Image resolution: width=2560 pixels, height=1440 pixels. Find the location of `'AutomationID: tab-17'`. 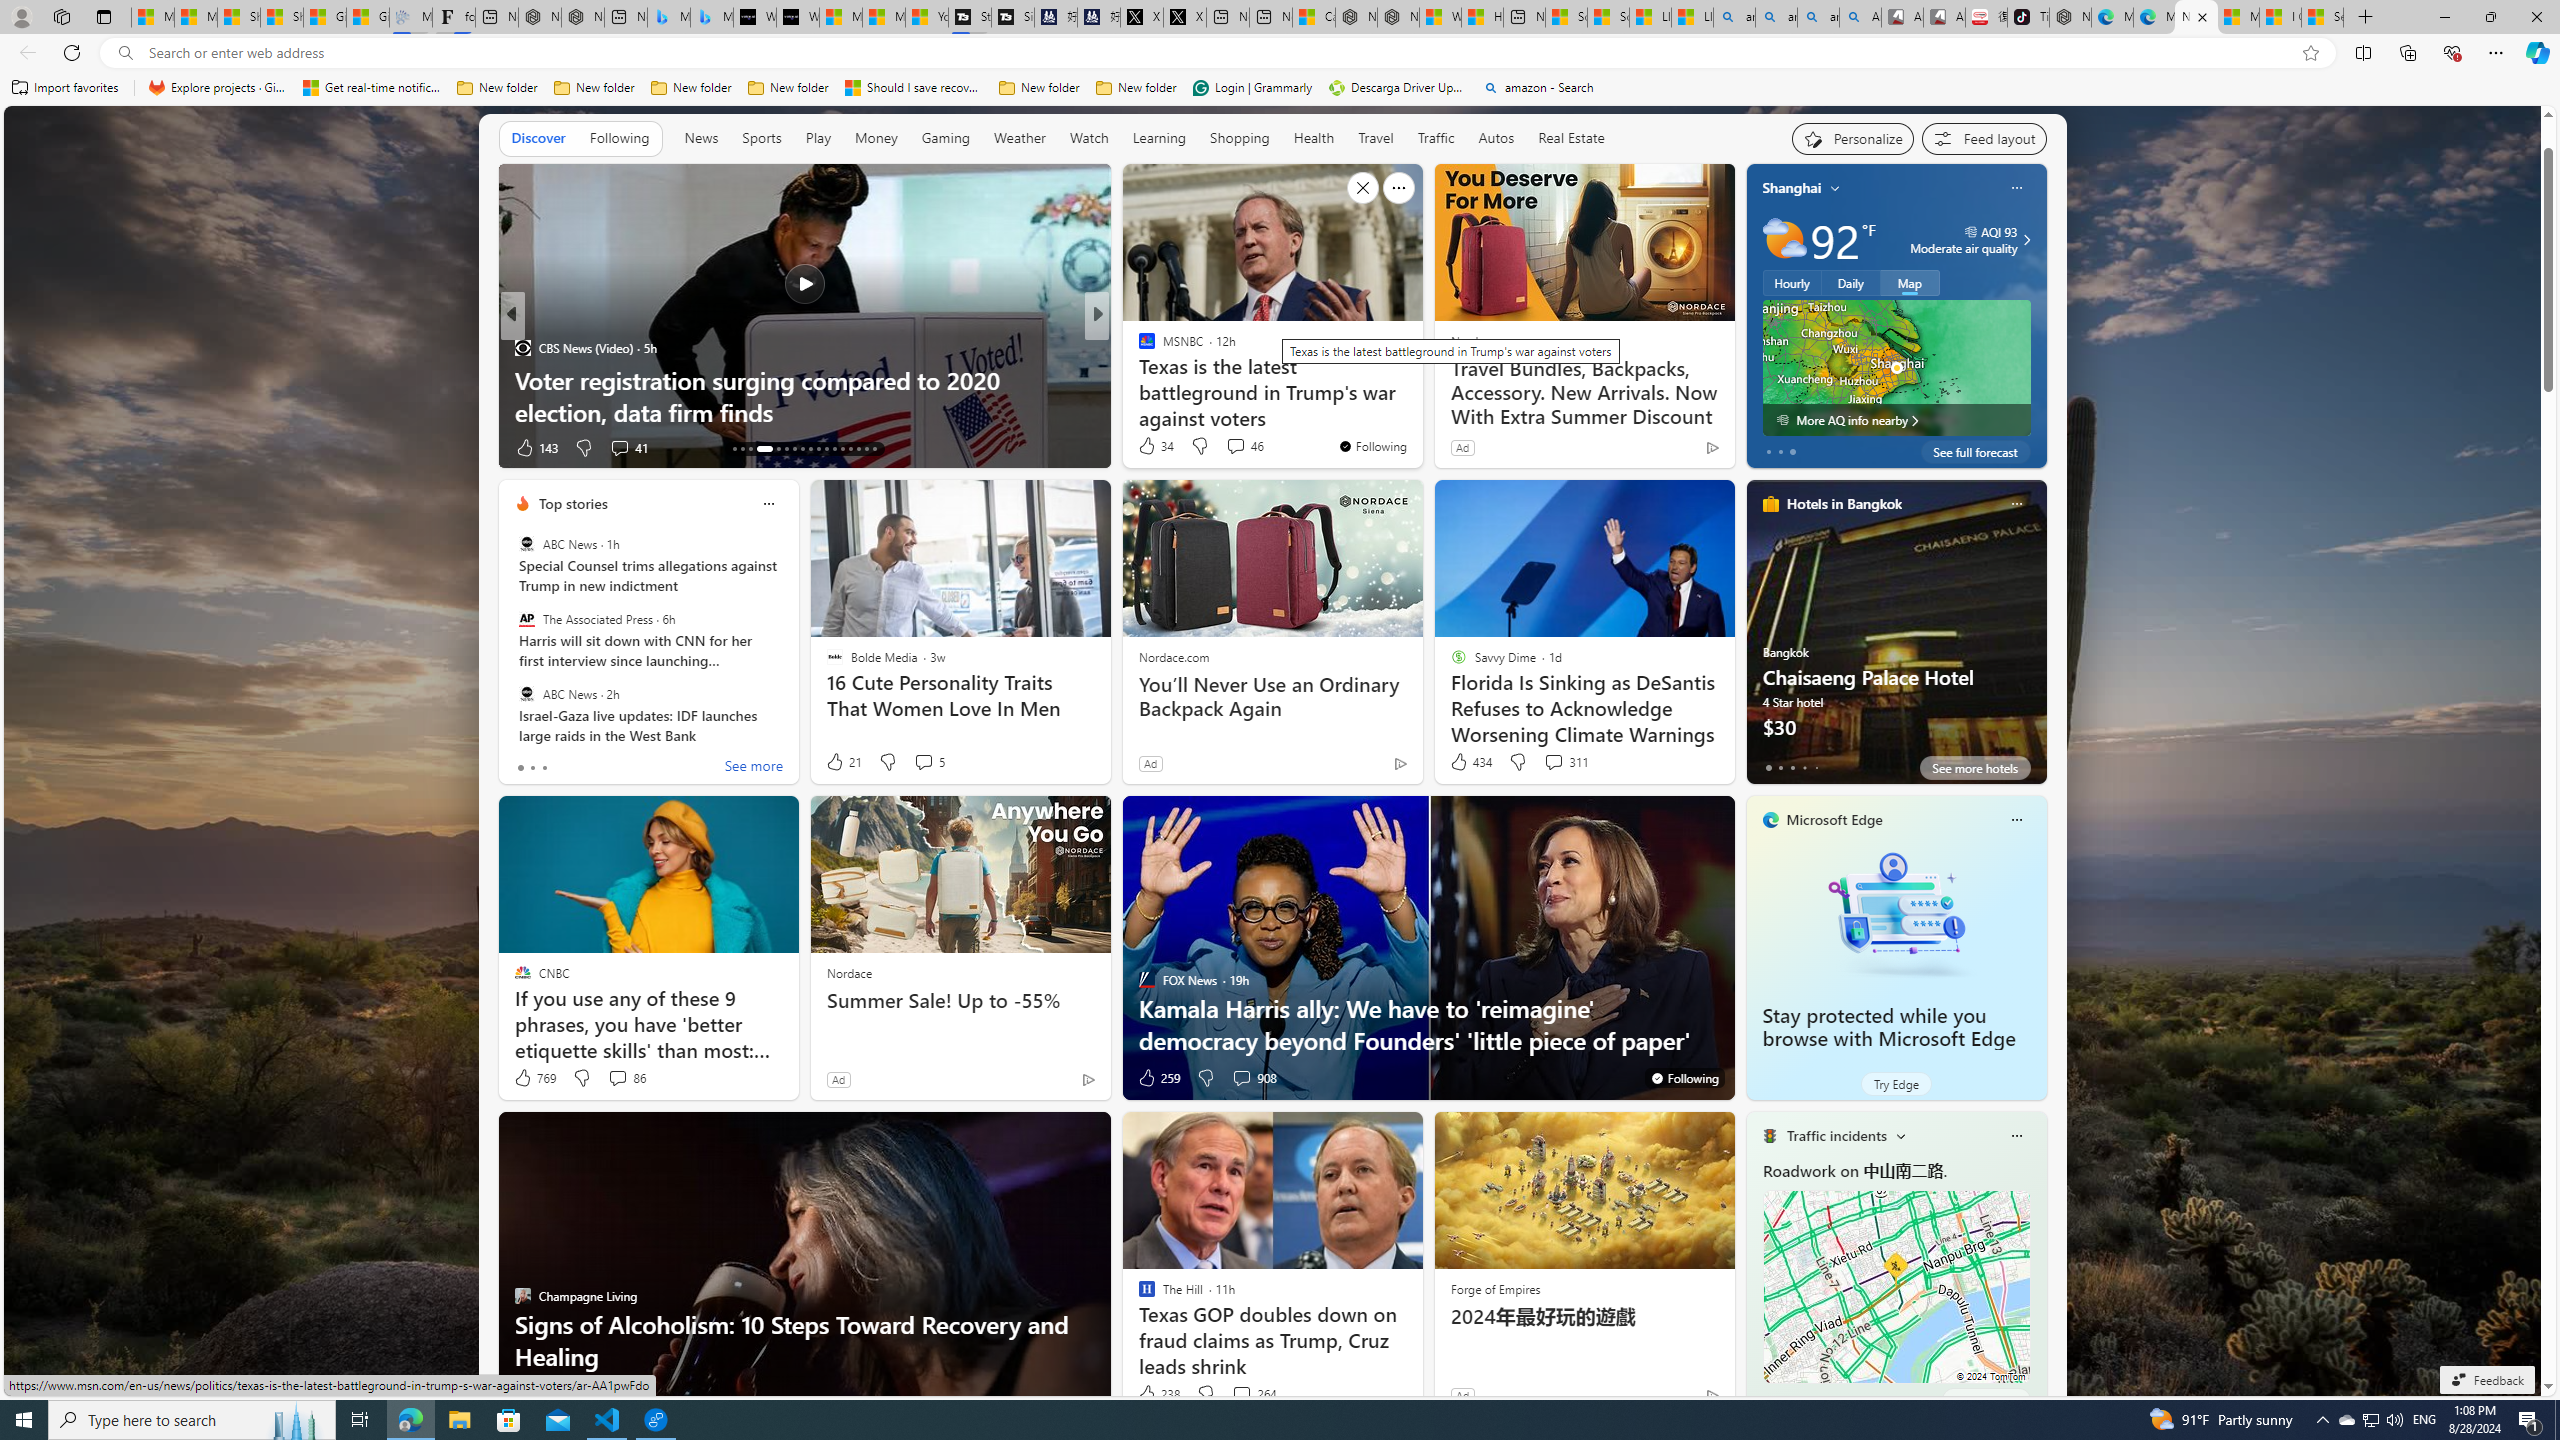

'AutomationID: tab-17' is located at coordinates (773, 448).